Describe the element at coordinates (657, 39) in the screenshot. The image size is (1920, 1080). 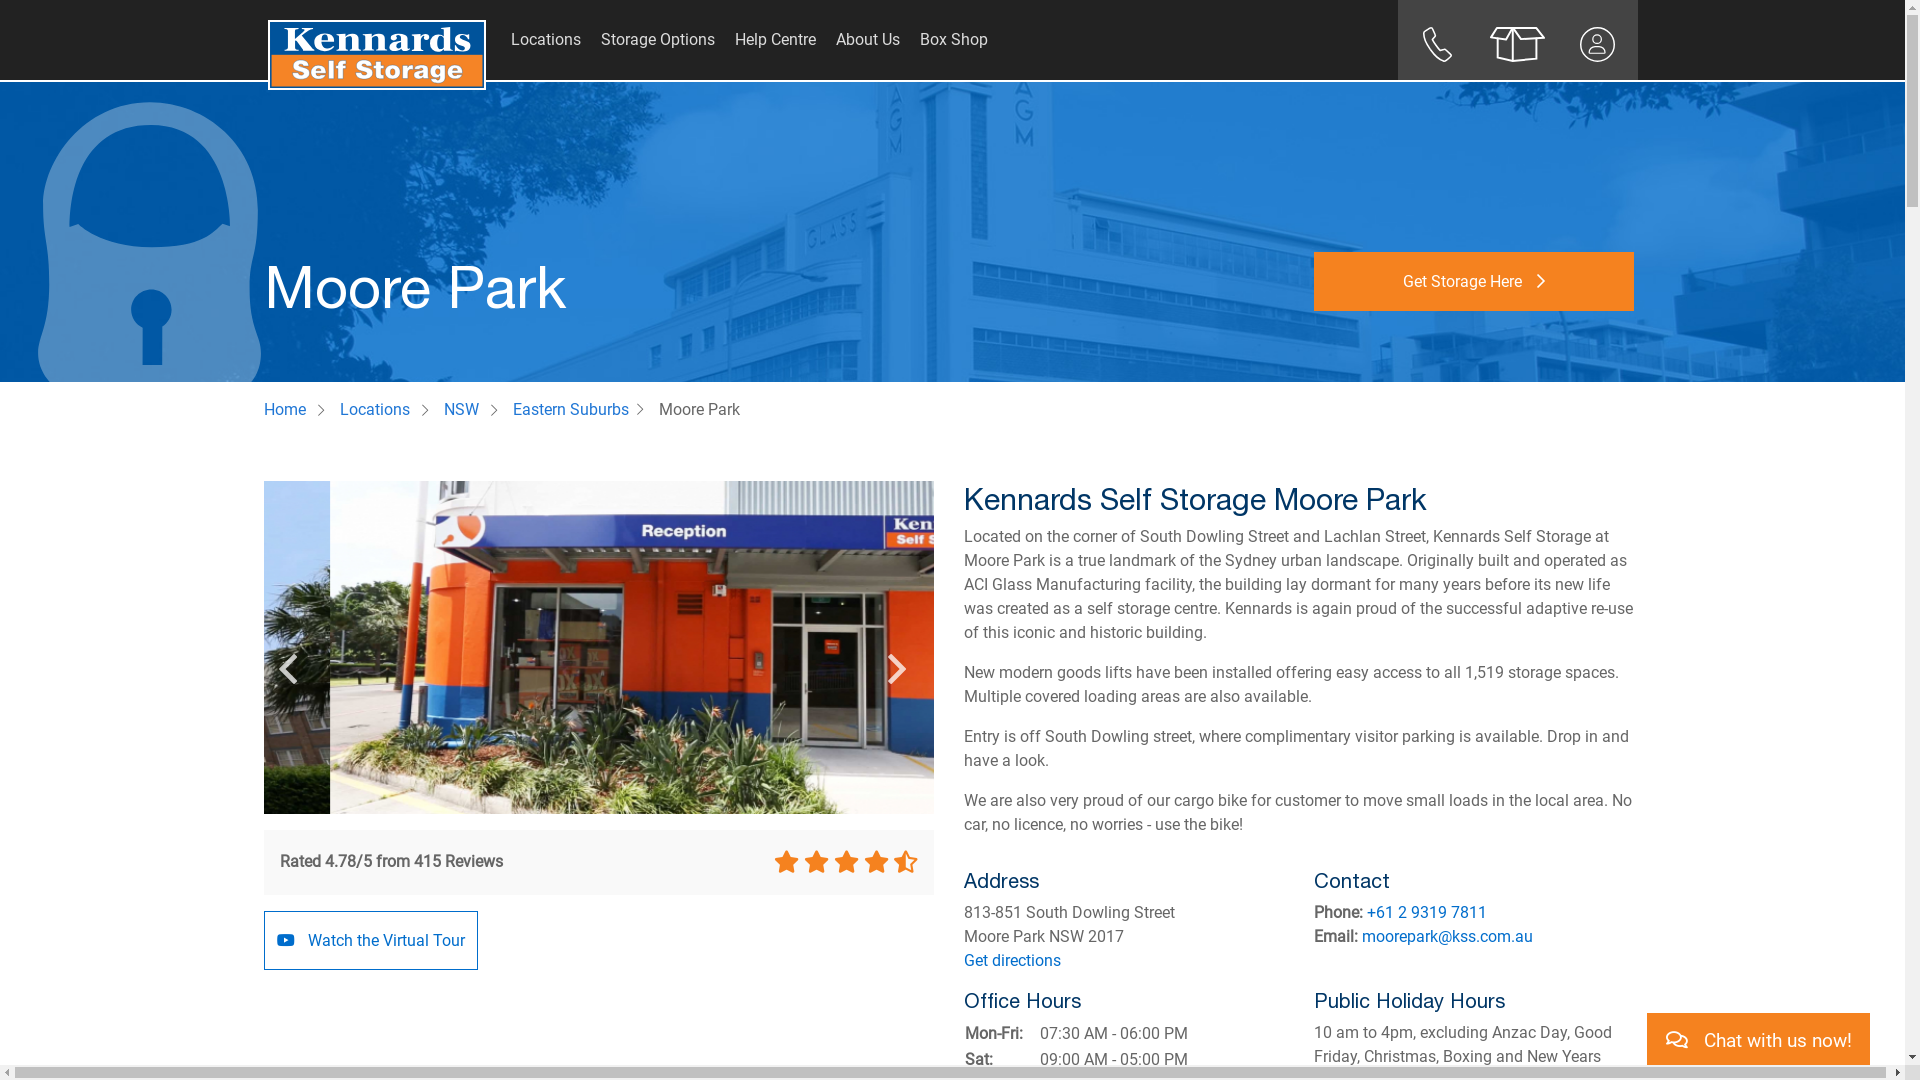
I see `'Storage Options'` at that location.